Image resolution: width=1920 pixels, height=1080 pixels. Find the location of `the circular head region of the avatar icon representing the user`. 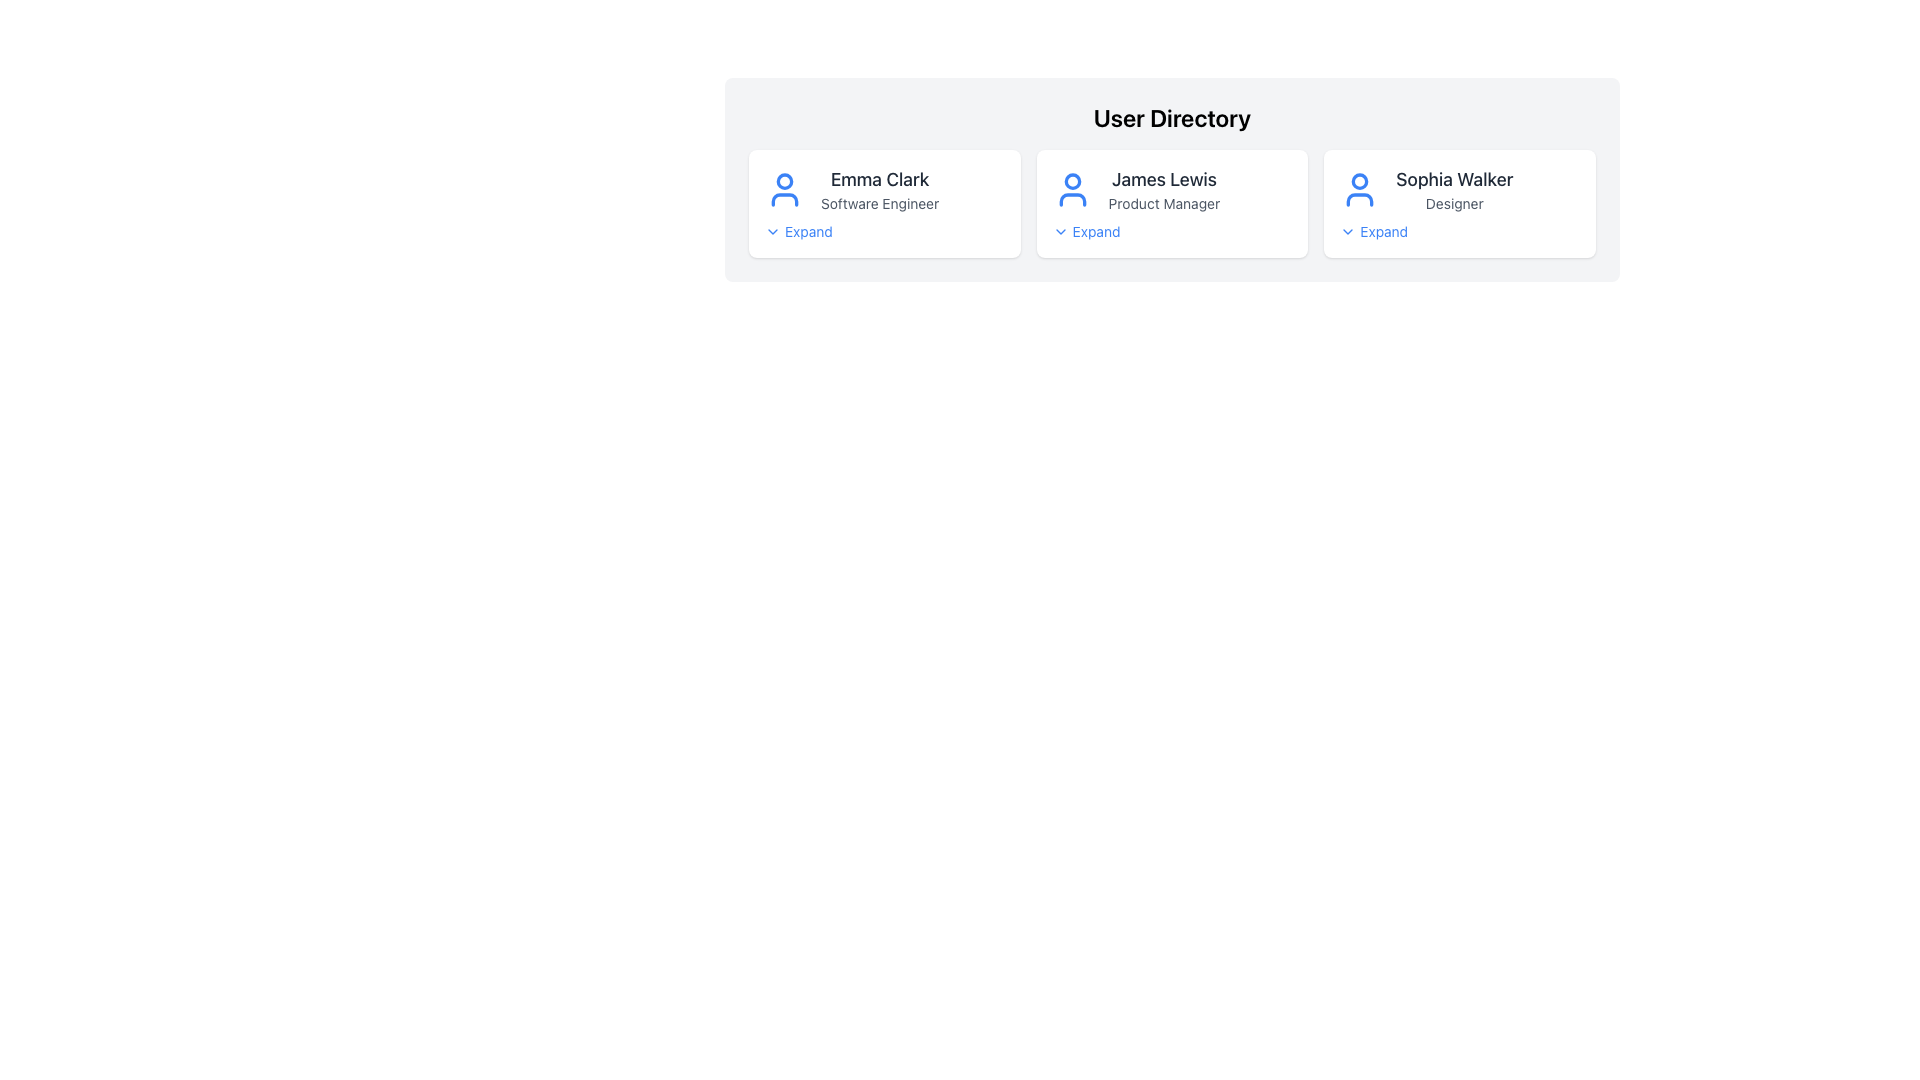

the circular head region of the avatar icon representing the user is located at coordinates (784, 181).